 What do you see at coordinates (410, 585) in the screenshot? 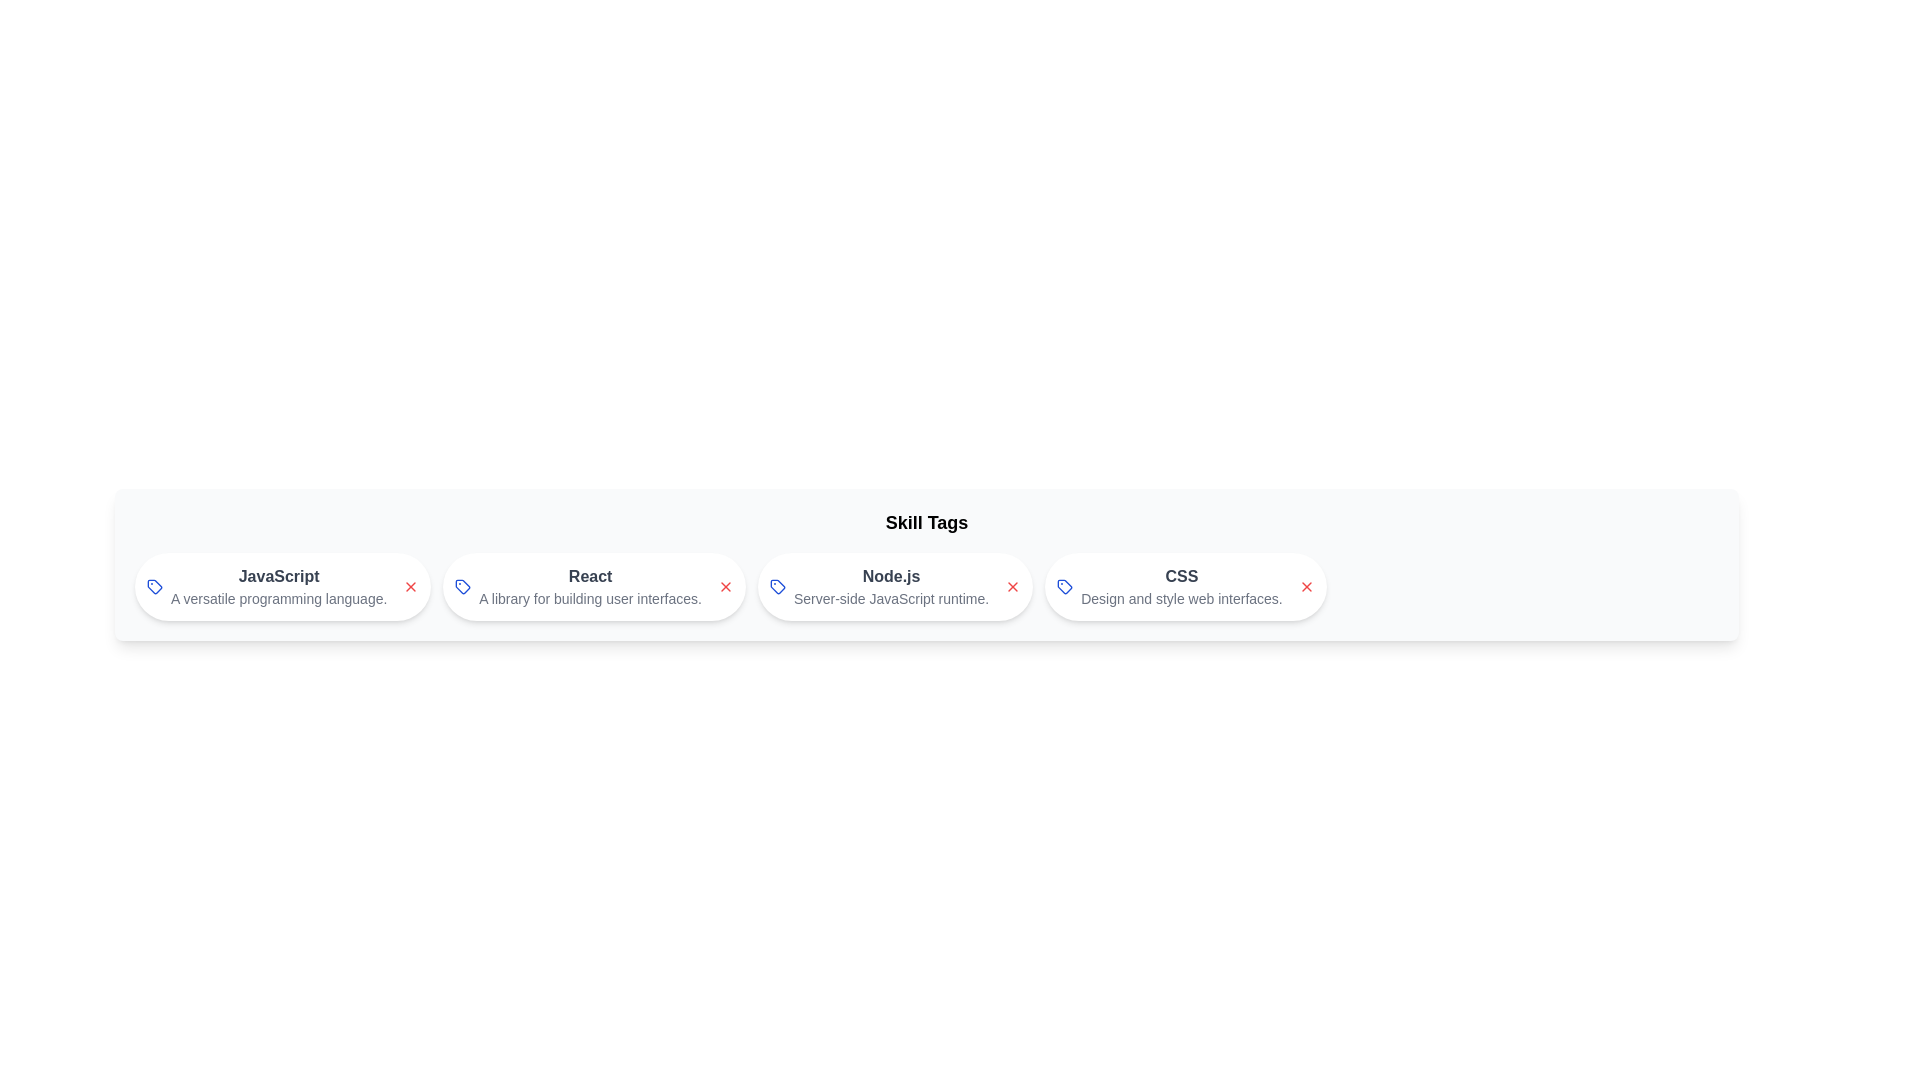
I see `close button of the skill chip labeled JavaScript` at bounding box center [410, 585].